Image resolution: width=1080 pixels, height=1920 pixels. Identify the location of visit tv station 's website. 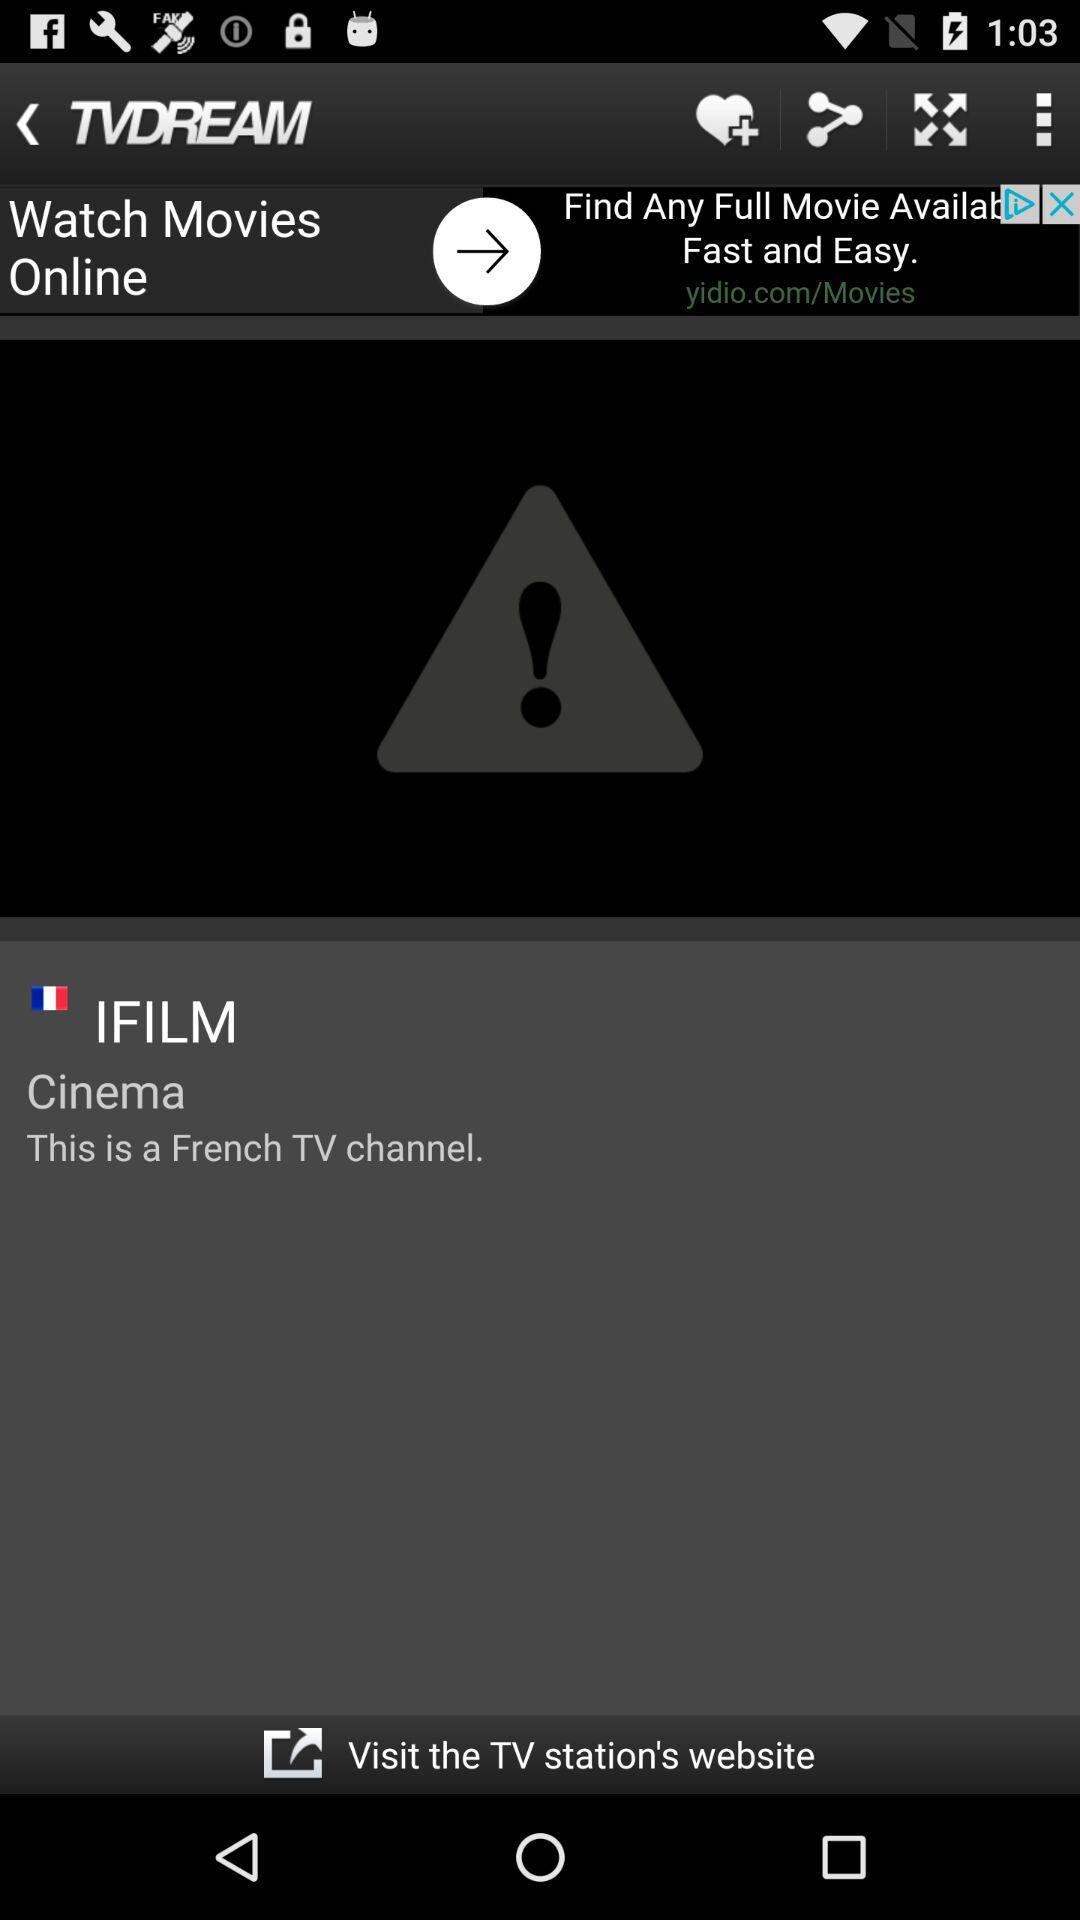
(292, 1753).